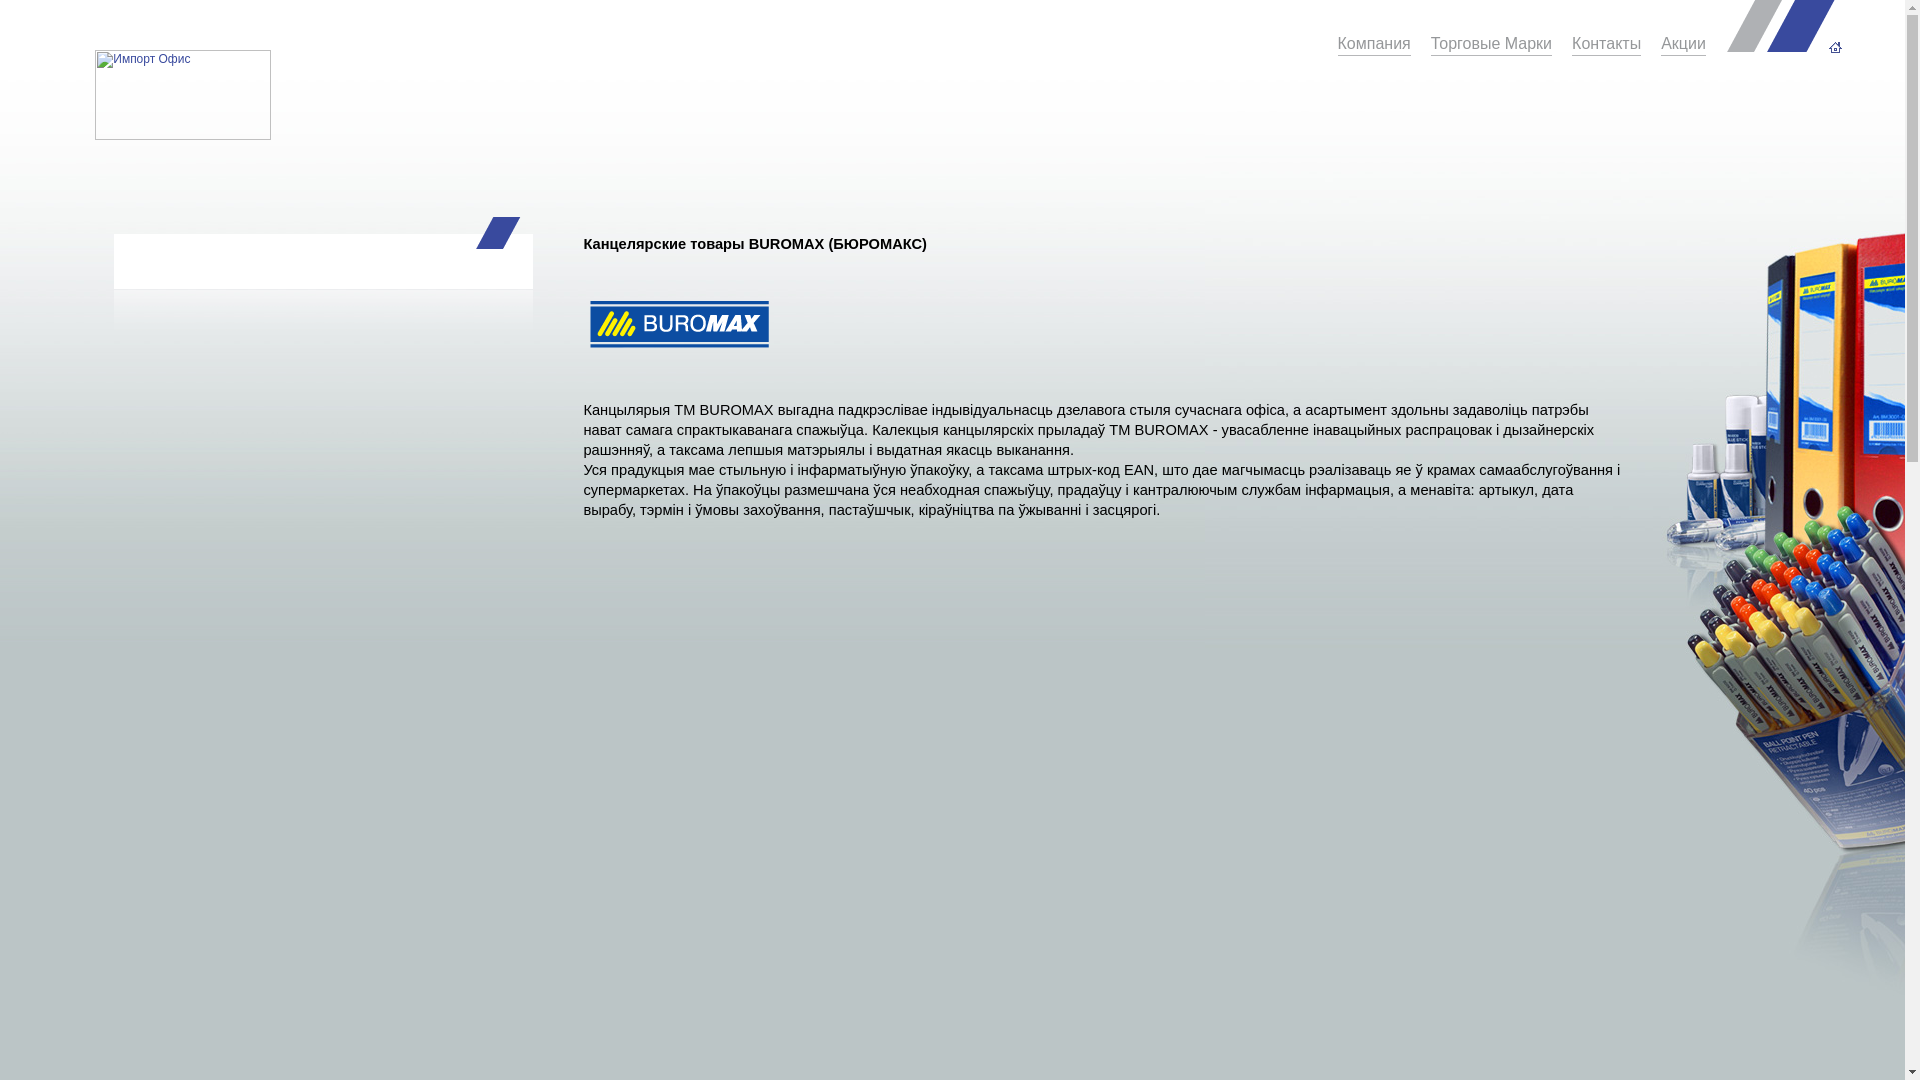  What do you see at coordinates (678, 326) in the screenshot?
I see `'BUROMAX'` at bounding box center [678, 326].